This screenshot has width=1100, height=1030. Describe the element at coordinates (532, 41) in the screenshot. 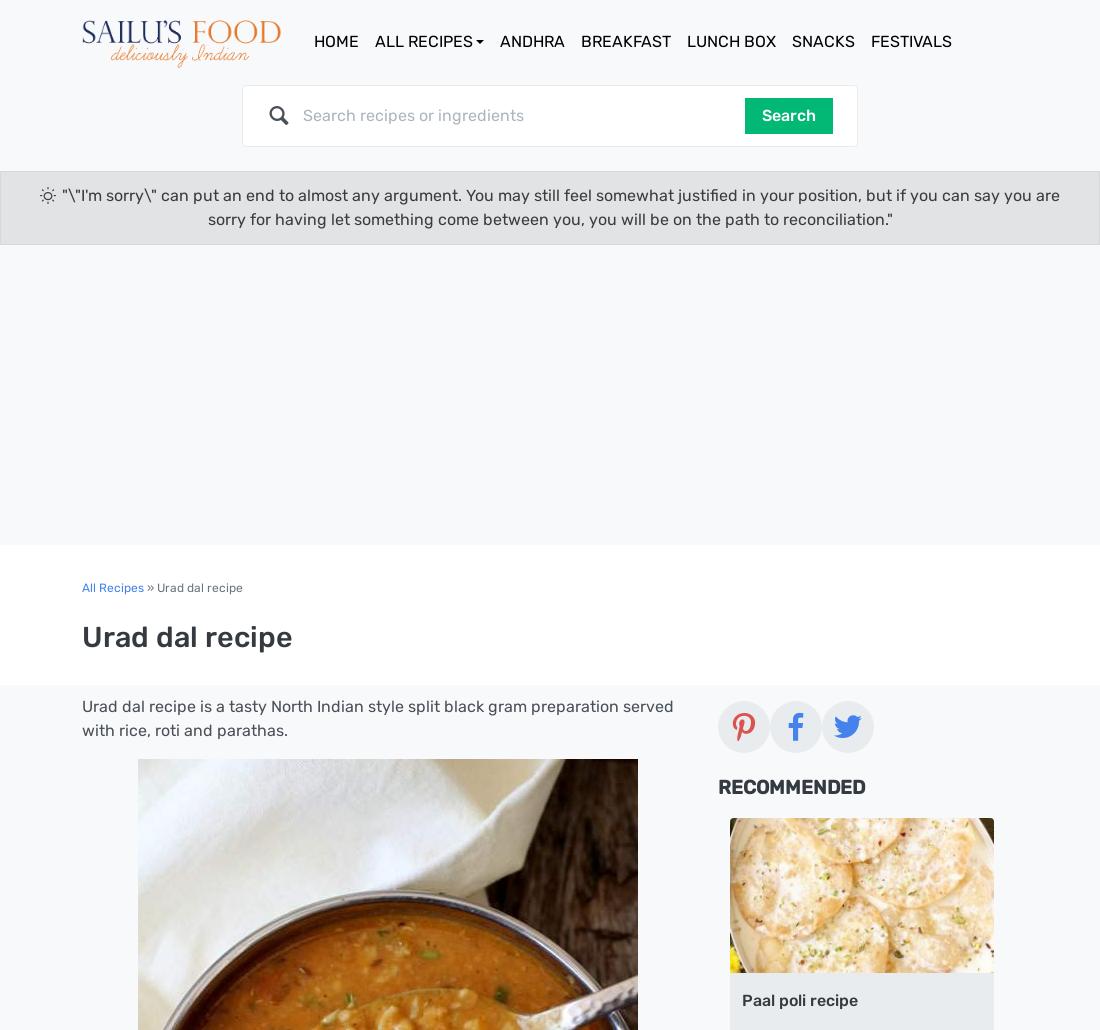

I see `'Andhra'` at that location.